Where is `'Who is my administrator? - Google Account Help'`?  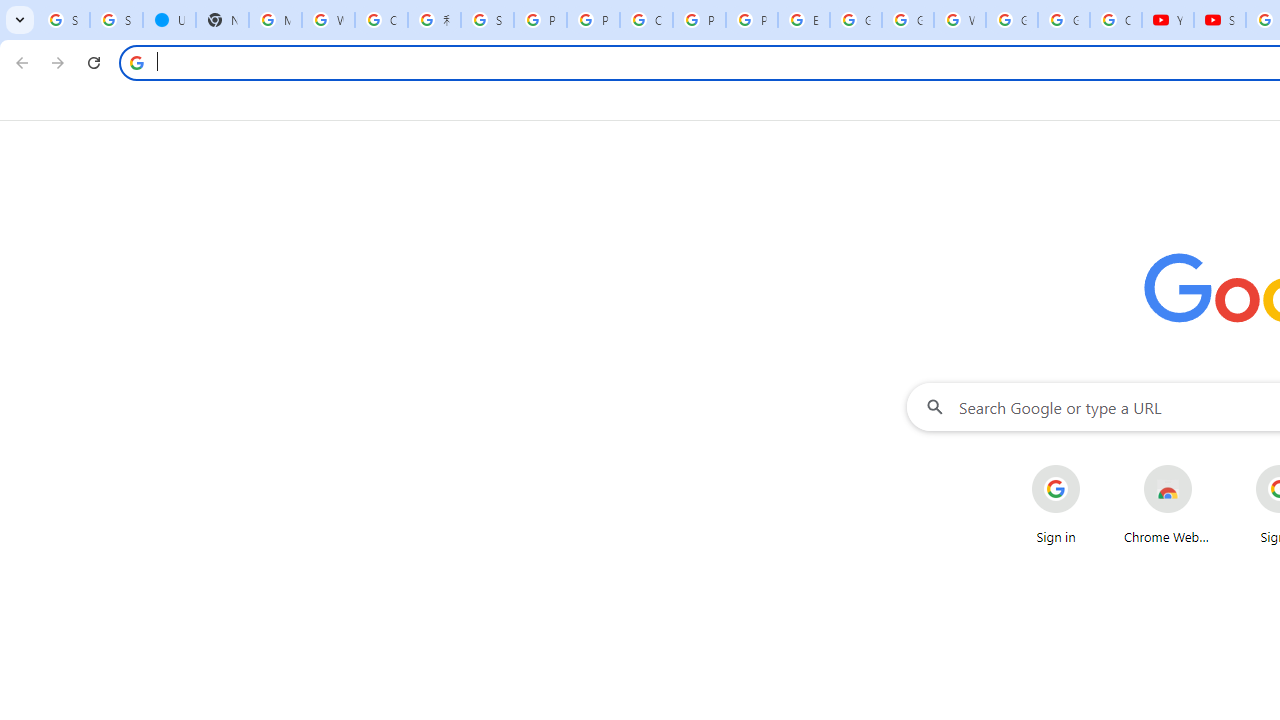 'Who is my administrator? - Google Account Help' is located at coordinates (328, 20).